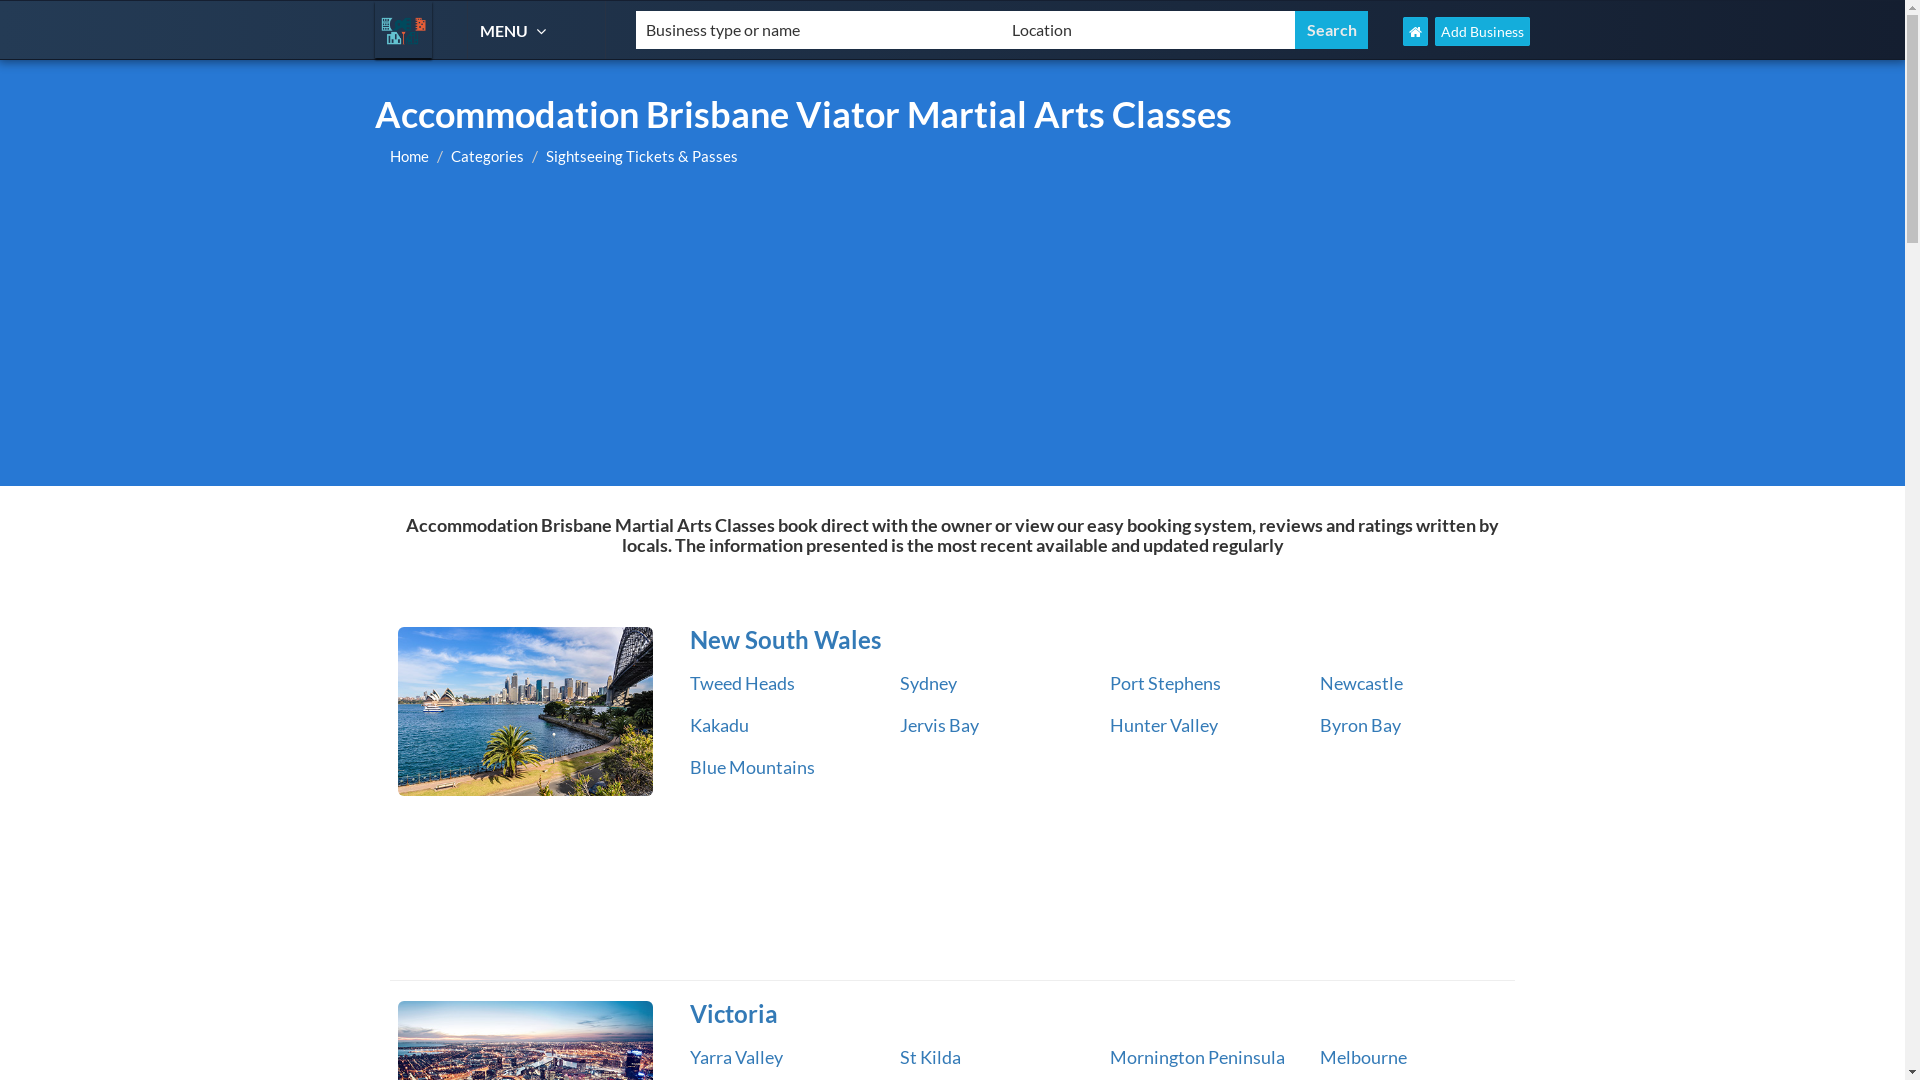 The image size is (1920, 1080). What do you see at coordinates (1197, 1055) in the screenshot?
I see `'Mornington Peninsula'` at bounding box center [1197, 1055].